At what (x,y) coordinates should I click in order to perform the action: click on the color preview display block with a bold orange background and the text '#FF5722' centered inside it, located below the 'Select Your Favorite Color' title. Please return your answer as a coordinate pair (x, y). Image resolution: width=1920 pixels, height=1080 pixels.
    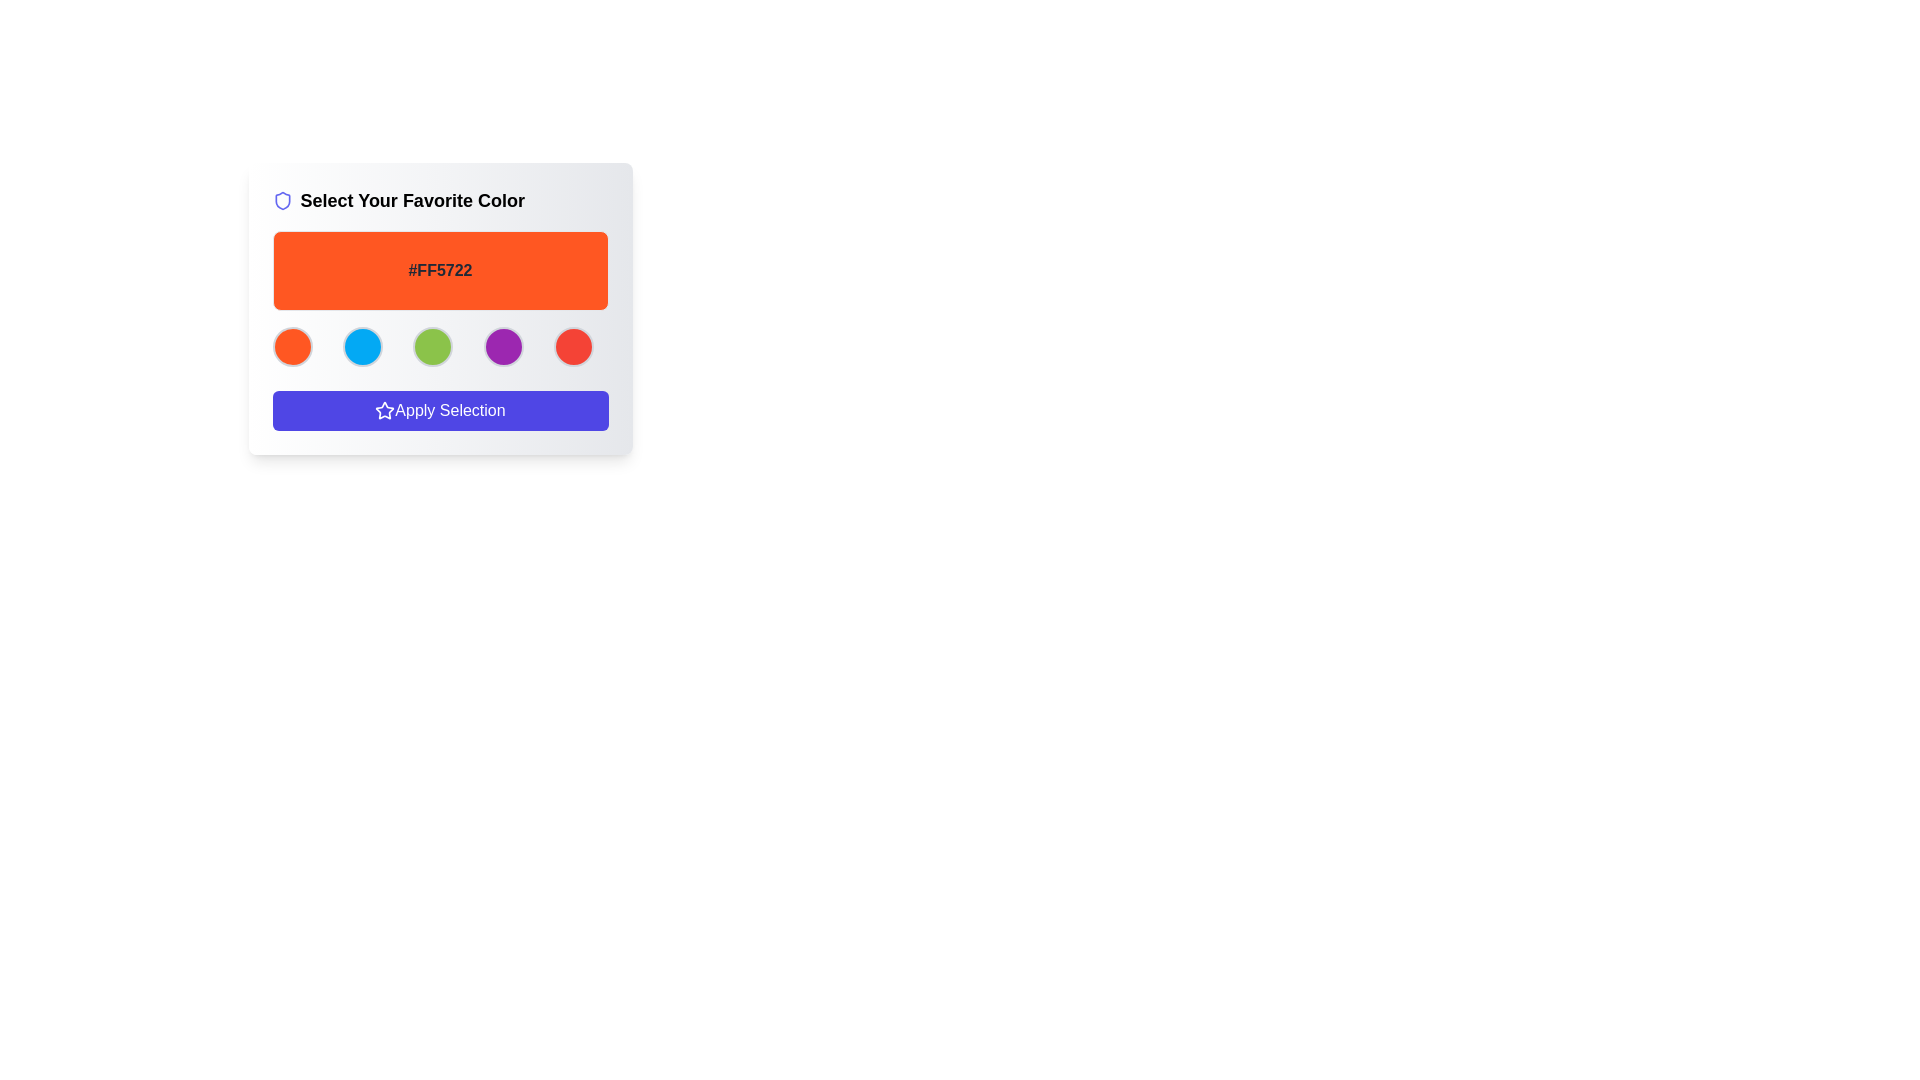
    Looking at the image, I should click on (439, 270).